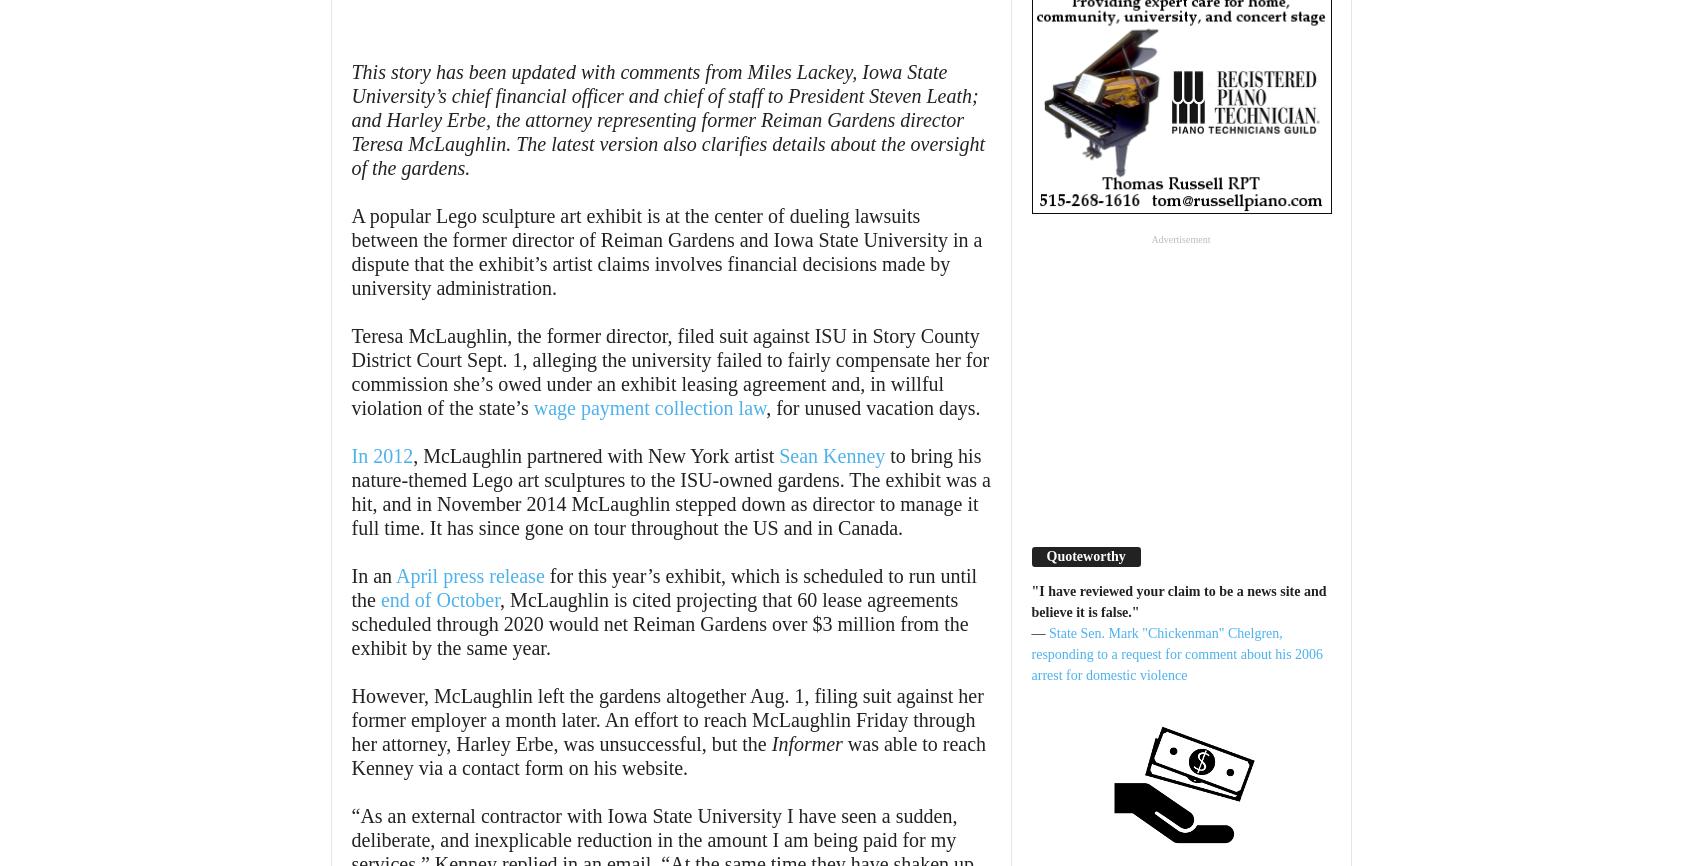 The image size is (1682, 866). I want to click on ', McLaughlin partnered with New York artist', so click(595, 456).